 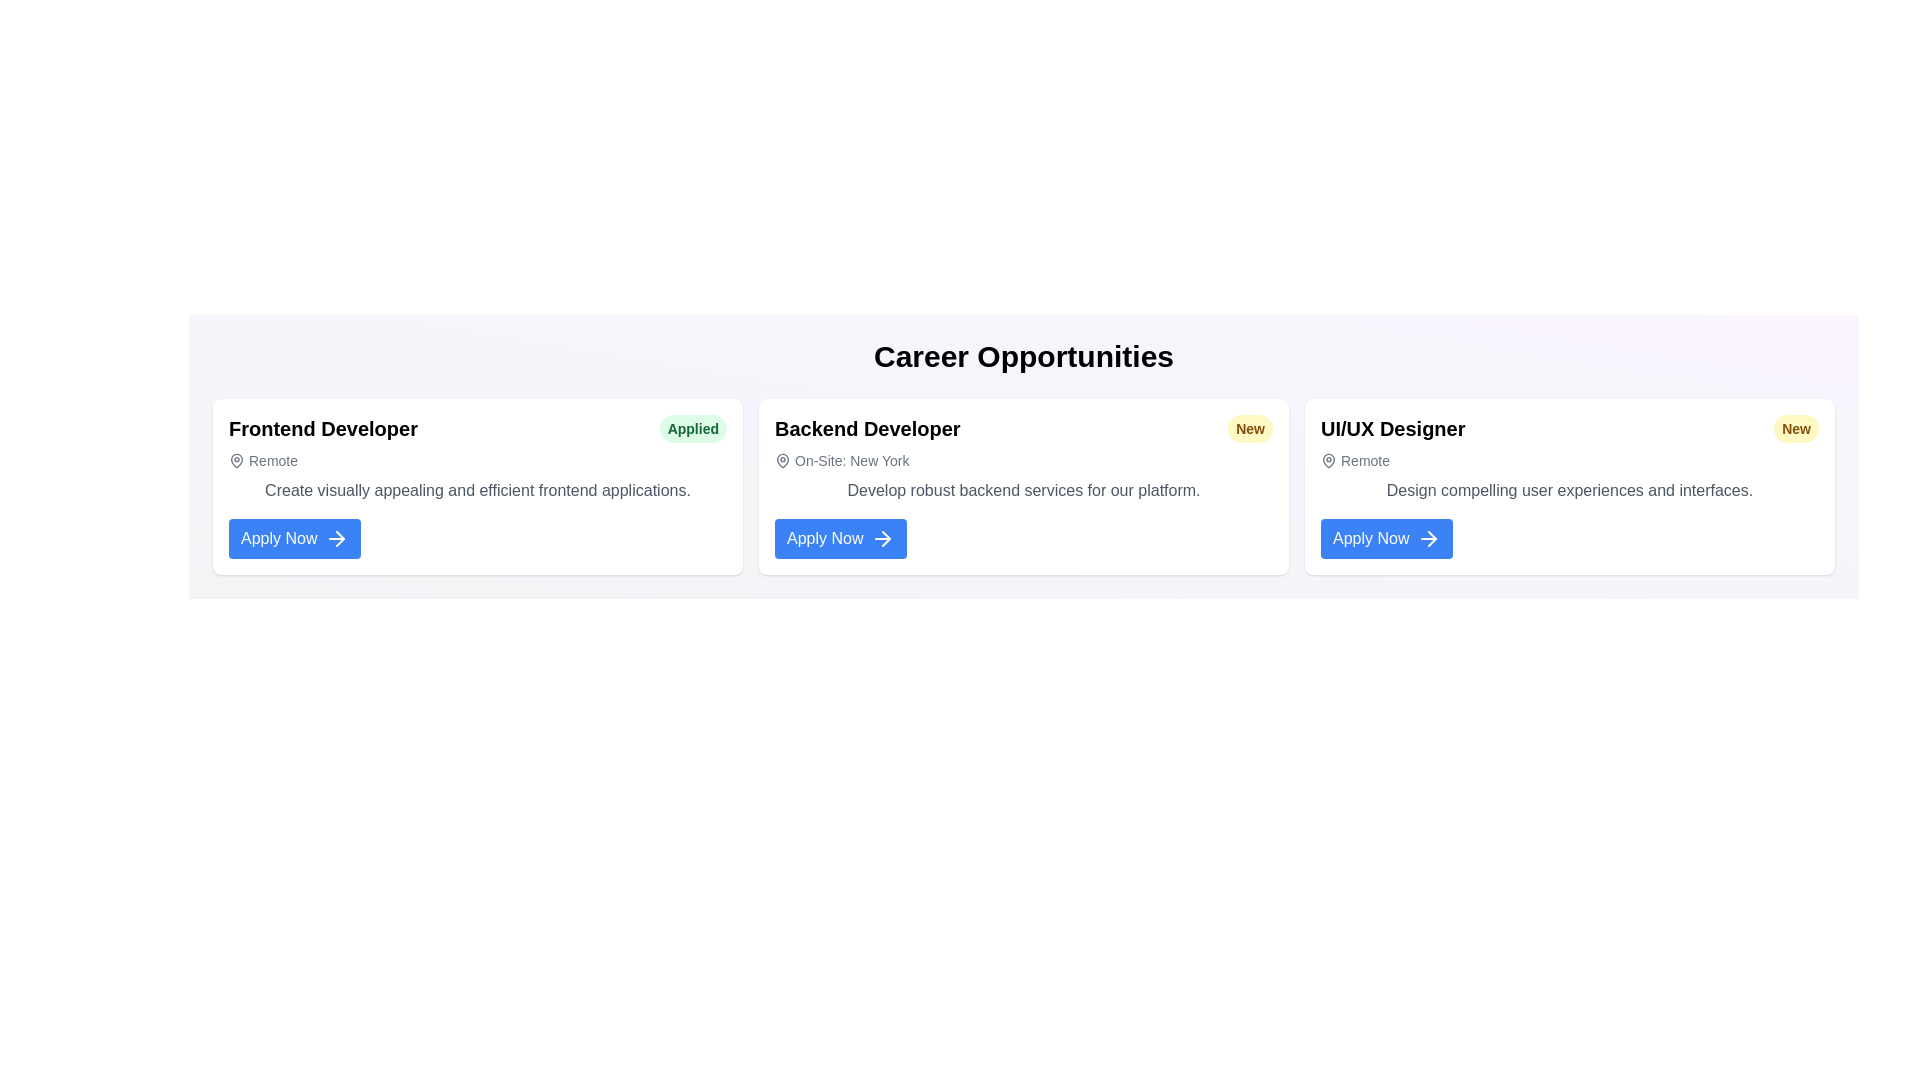 What do you see at coordinates (236, 461) in the screenshot?
I see `the compact map pin icon located next to the 'Remote' text in the first job section titled 'Frontend Developer'` at bounding box center [236, 461].